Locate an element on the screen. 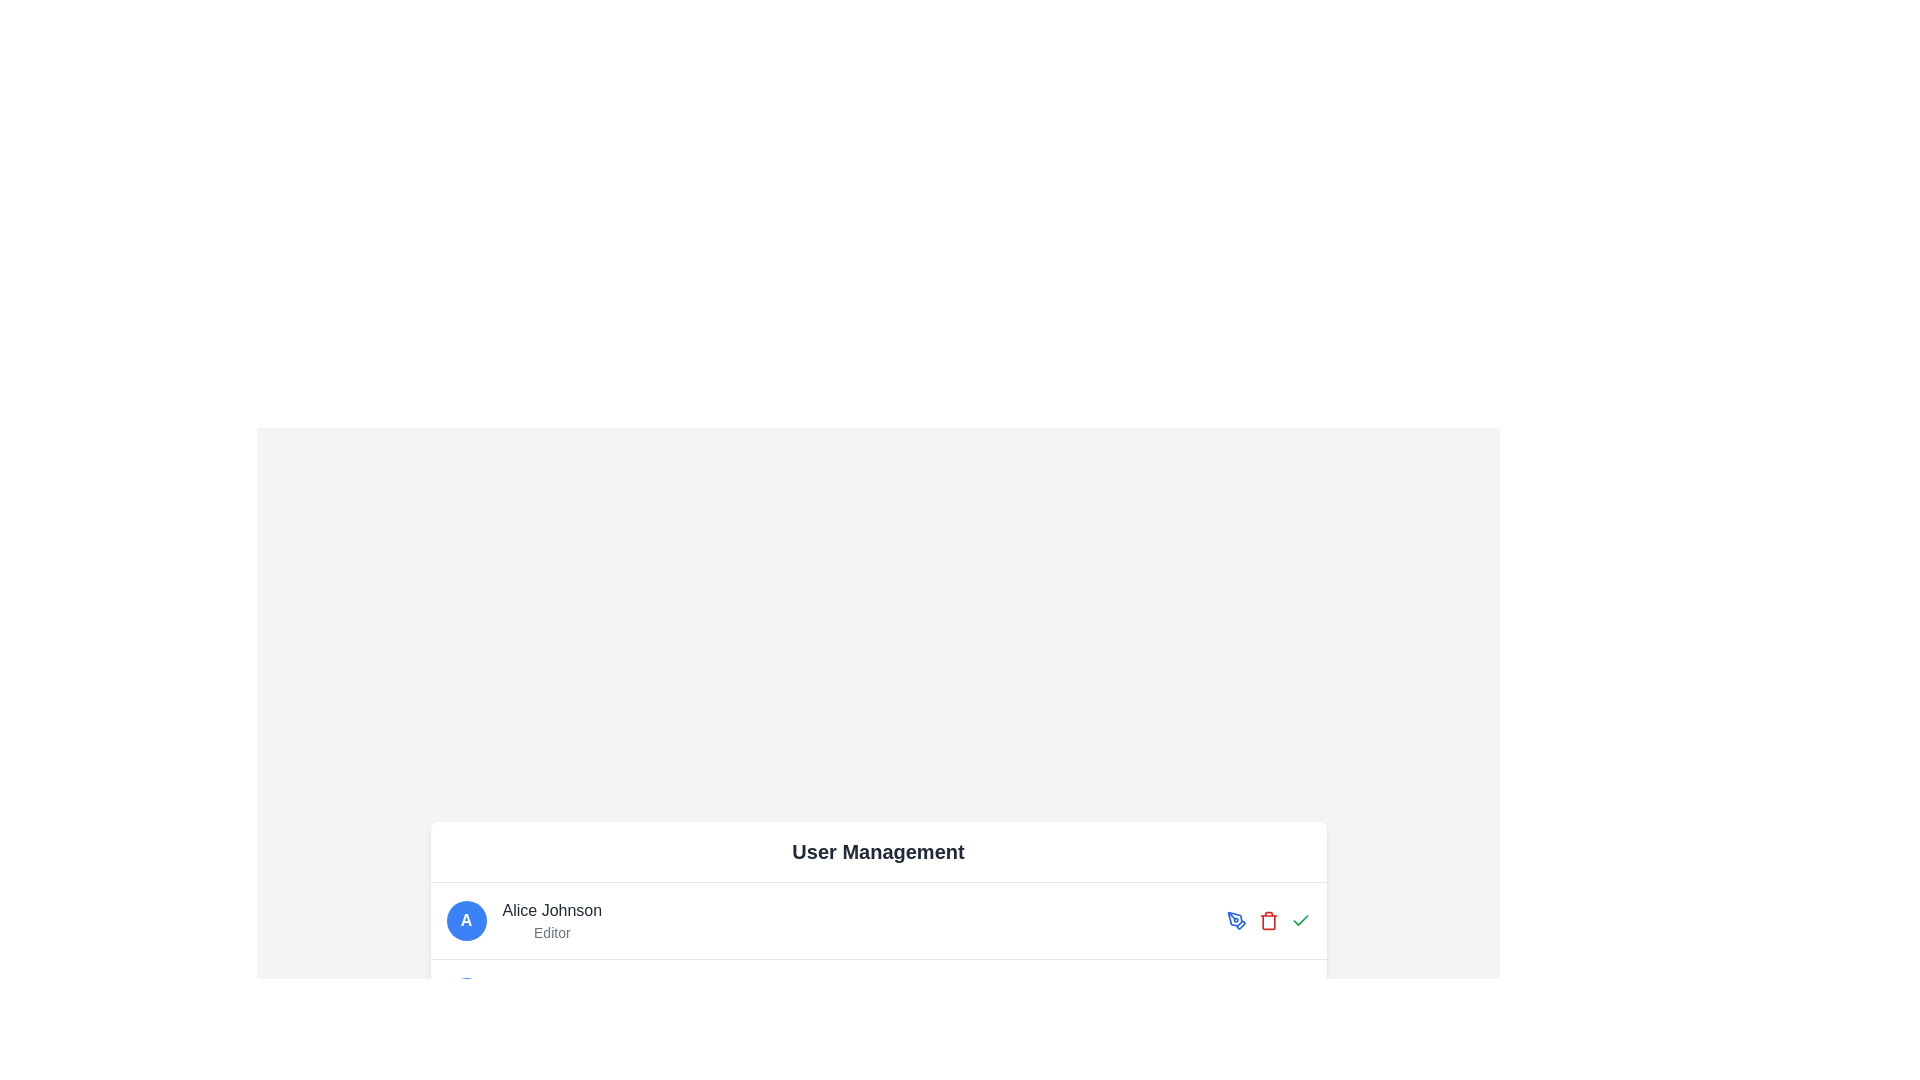 Image resolution: width=1920 pixels, height=1080 pixels. the User Profile Display located at the top-left corner of the row is located at coordinates (523, 921).